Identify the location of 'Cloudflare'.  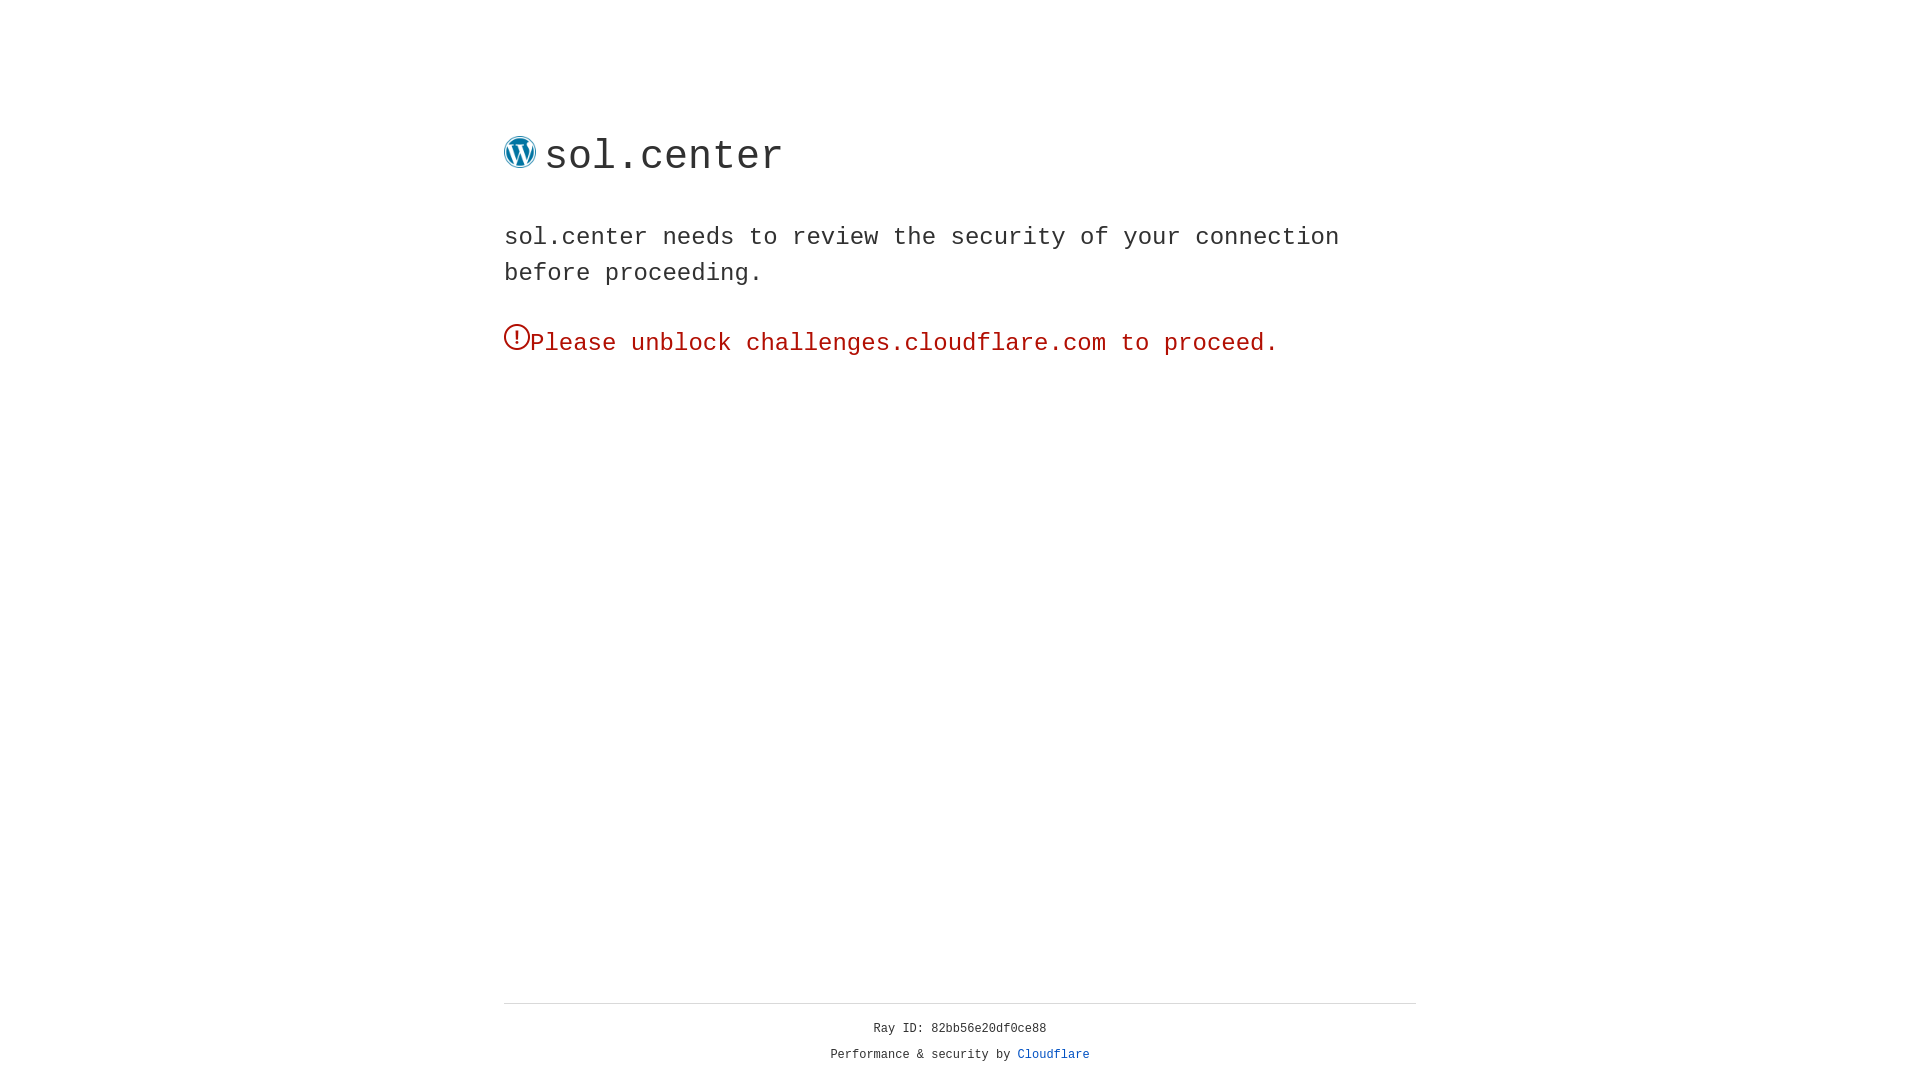
(1053, 1054).